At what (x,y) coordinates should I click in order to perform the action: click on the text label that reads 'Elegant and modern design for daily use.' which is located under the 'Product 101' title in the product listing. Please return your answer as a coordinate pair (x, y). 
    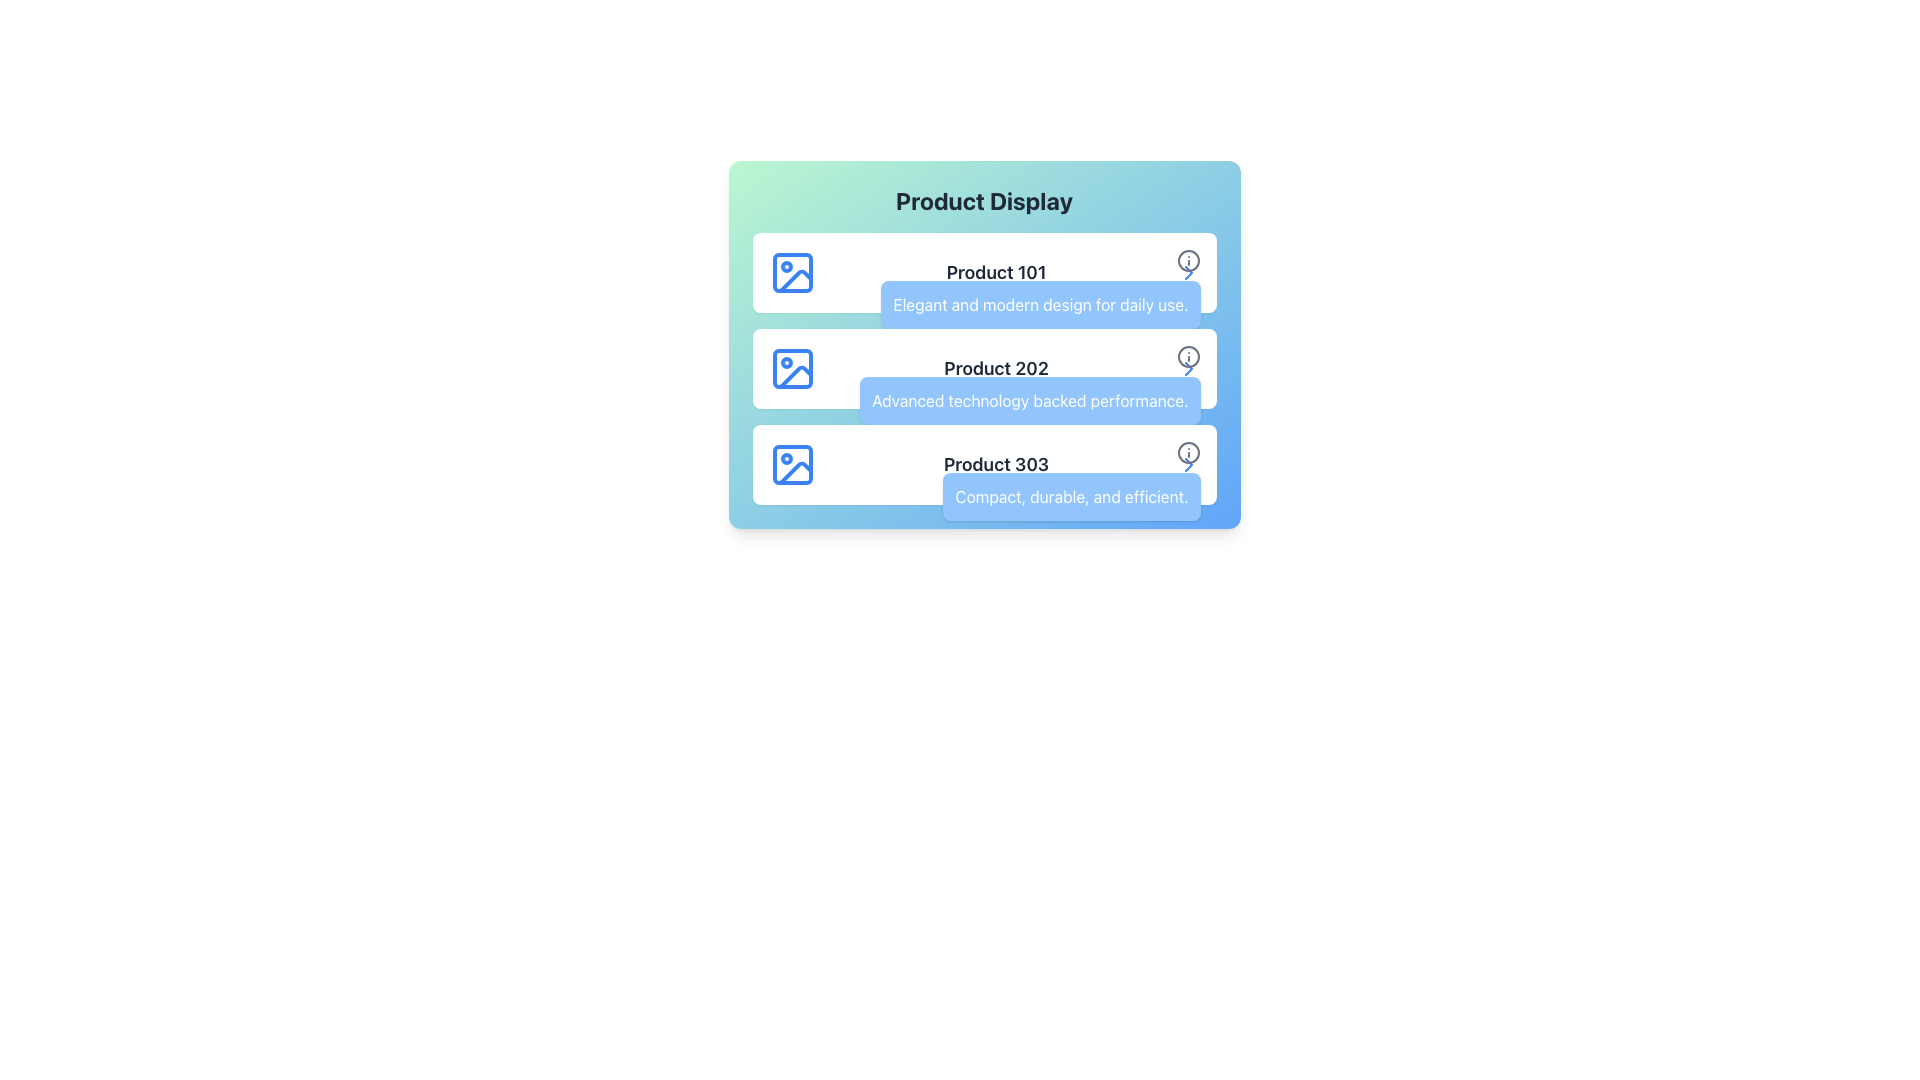
    Looking at the image, I should click on (1040, 304).